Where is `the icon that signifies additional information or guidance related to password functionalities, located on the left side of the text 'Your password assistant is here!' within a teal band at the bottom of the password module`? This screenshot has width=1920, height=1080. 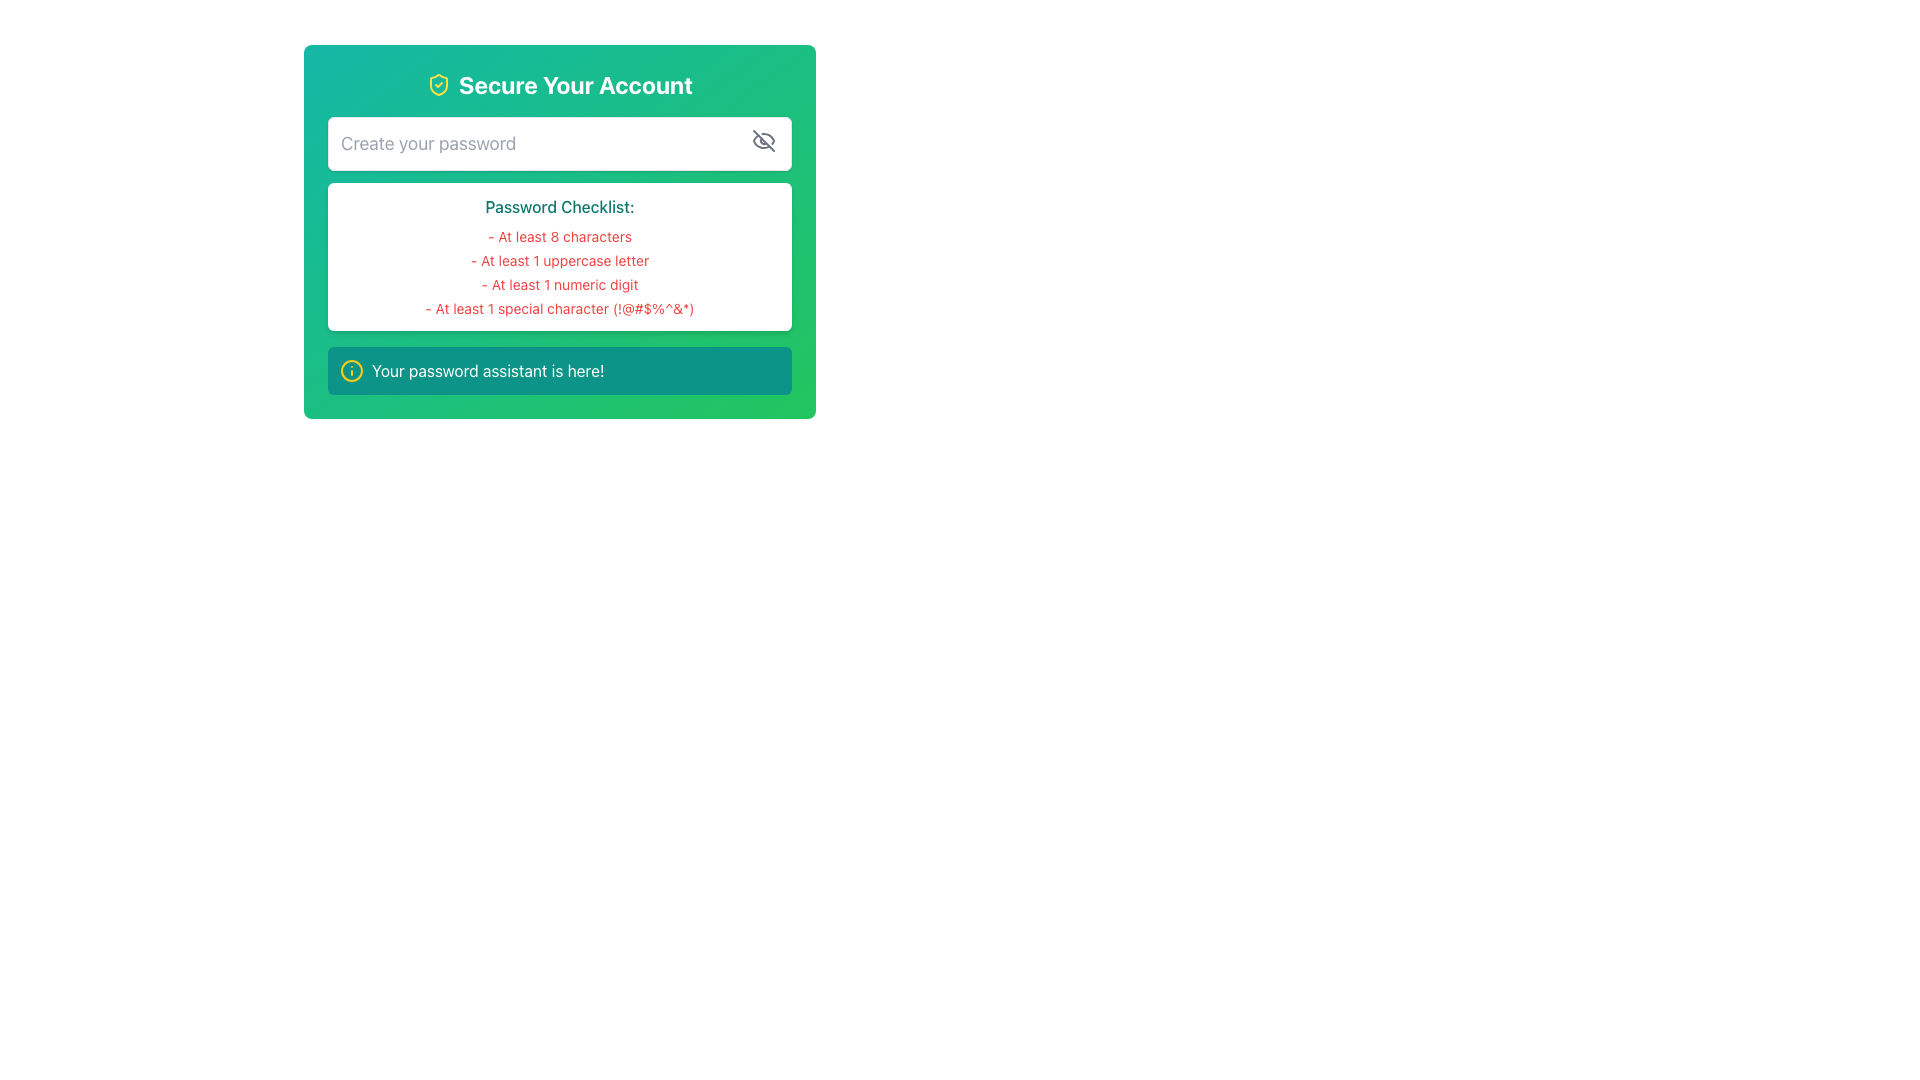
the icon that signifies additional information or guidance related to password functionalities, located on the left side of the text 'Your password assistant is here!' within a teal band at the bottom of the password module is located at coordinates (351, 370).